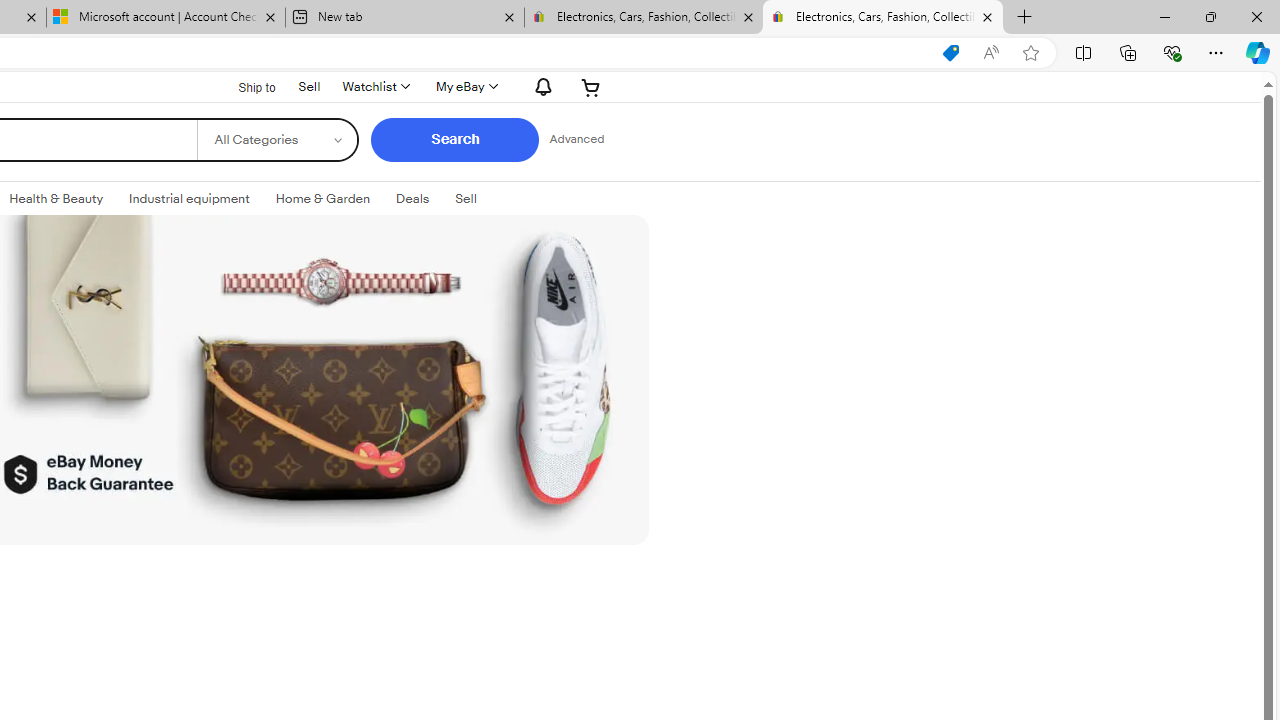 Image resolution: width=1280 pixels, height=720 pixels. Describe the element at coordinates (375, 86) in the screenshot. I see `'WatchlistExpand Watch List'` at that location.